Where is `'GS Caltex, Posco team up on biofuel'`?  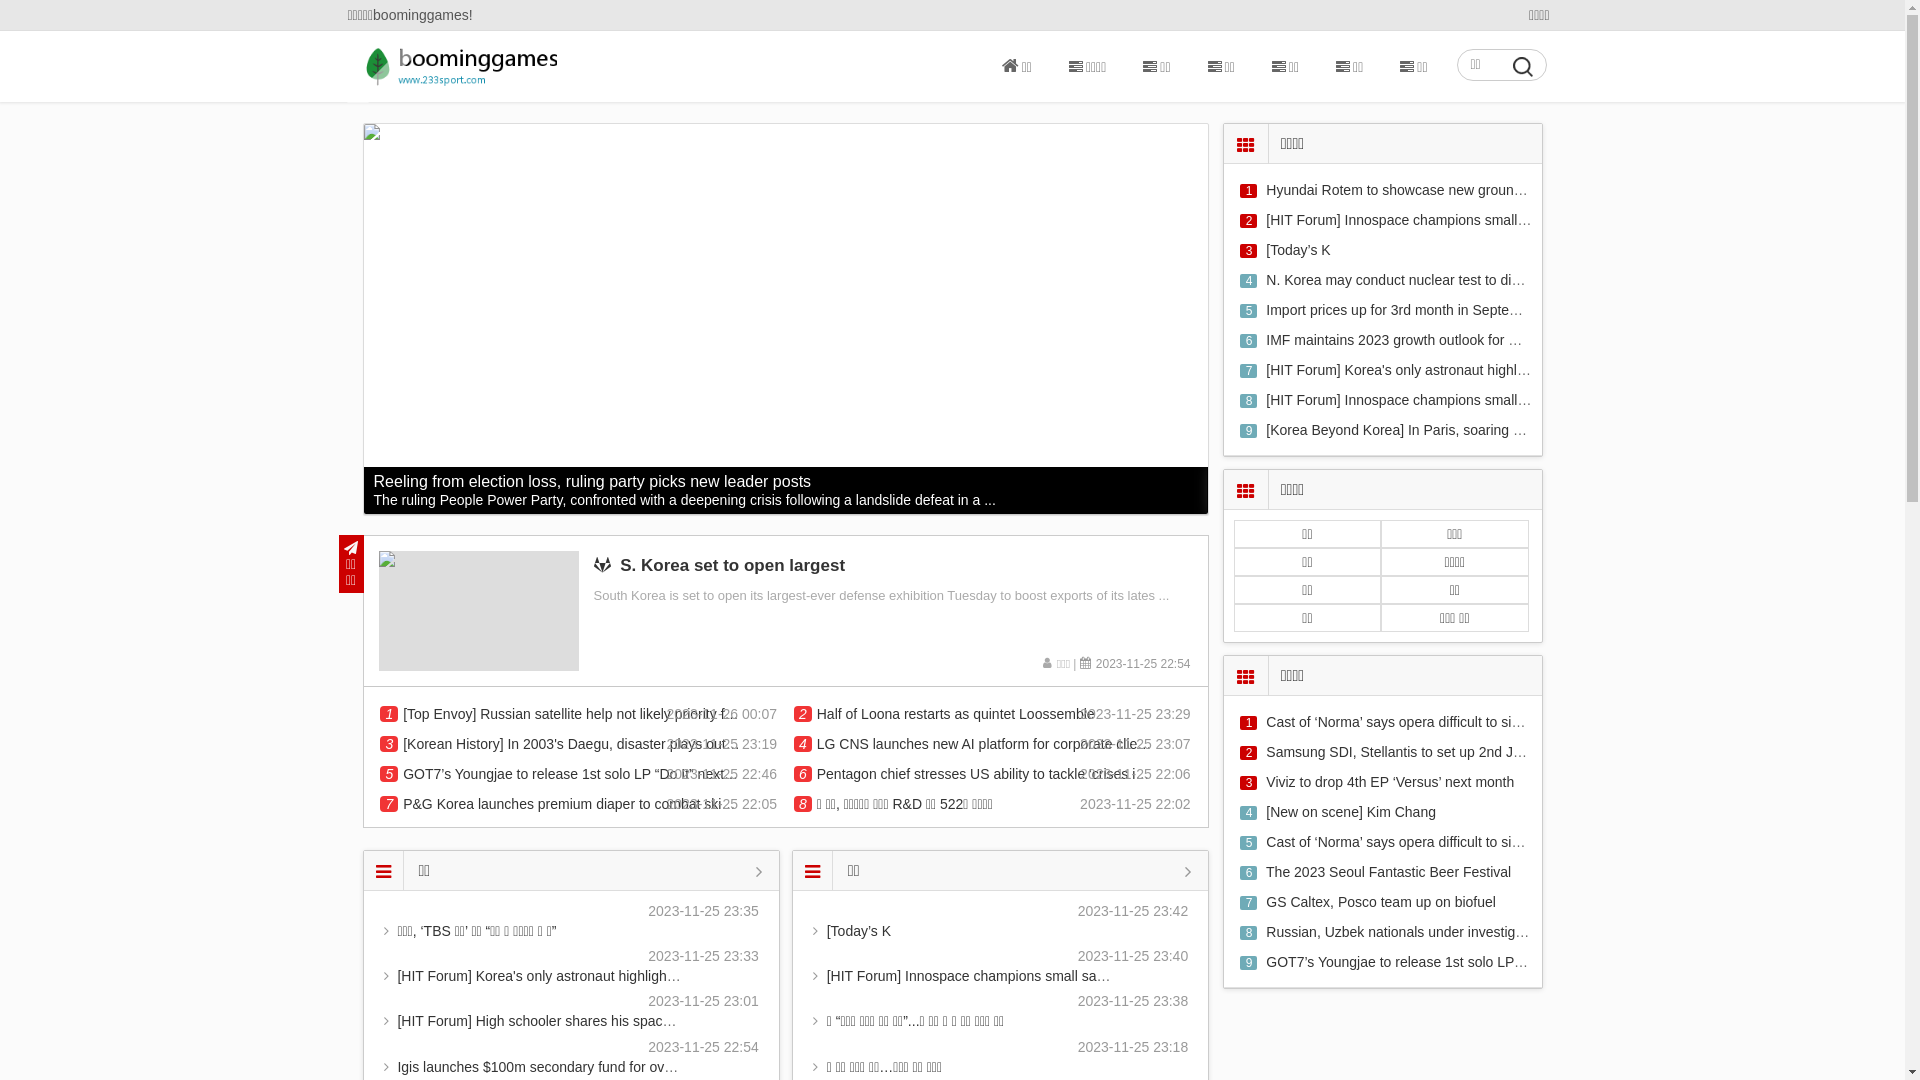
'GS Caltex, Posco team up on biofuel' is located at coordinates (1380, 902).